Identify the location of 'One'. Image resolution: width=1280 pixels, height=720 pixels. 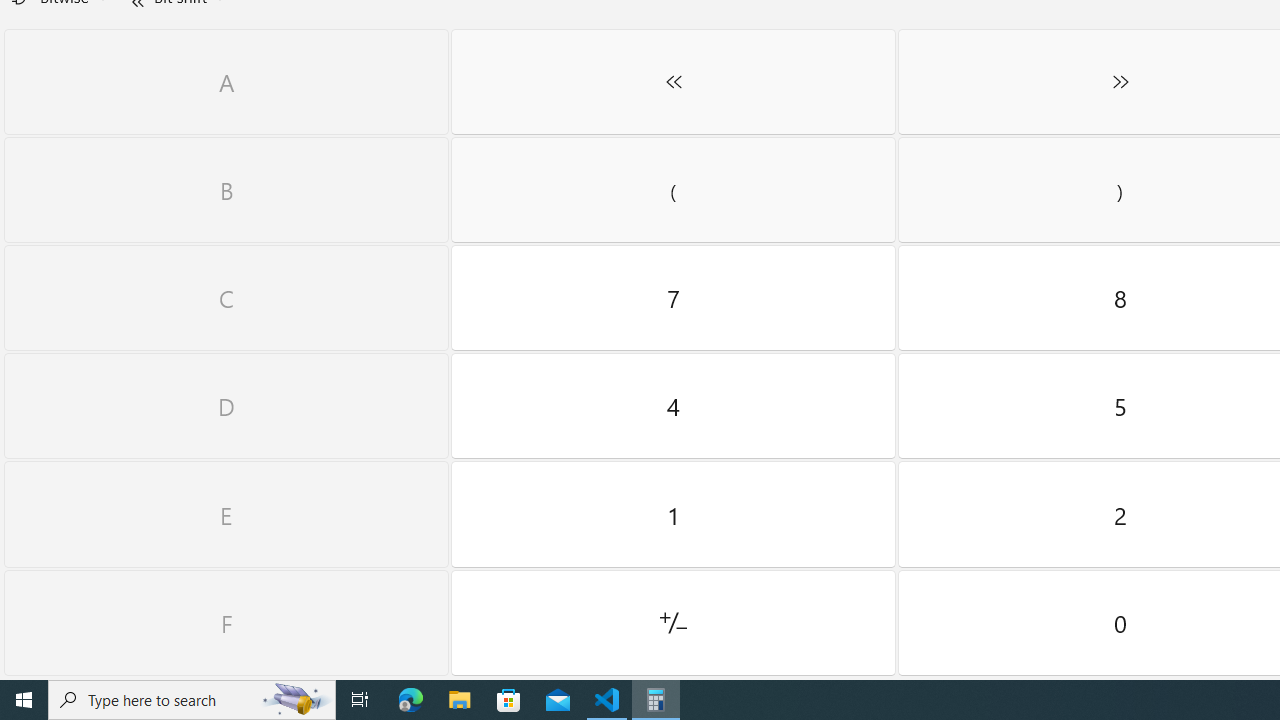
(673, 513).